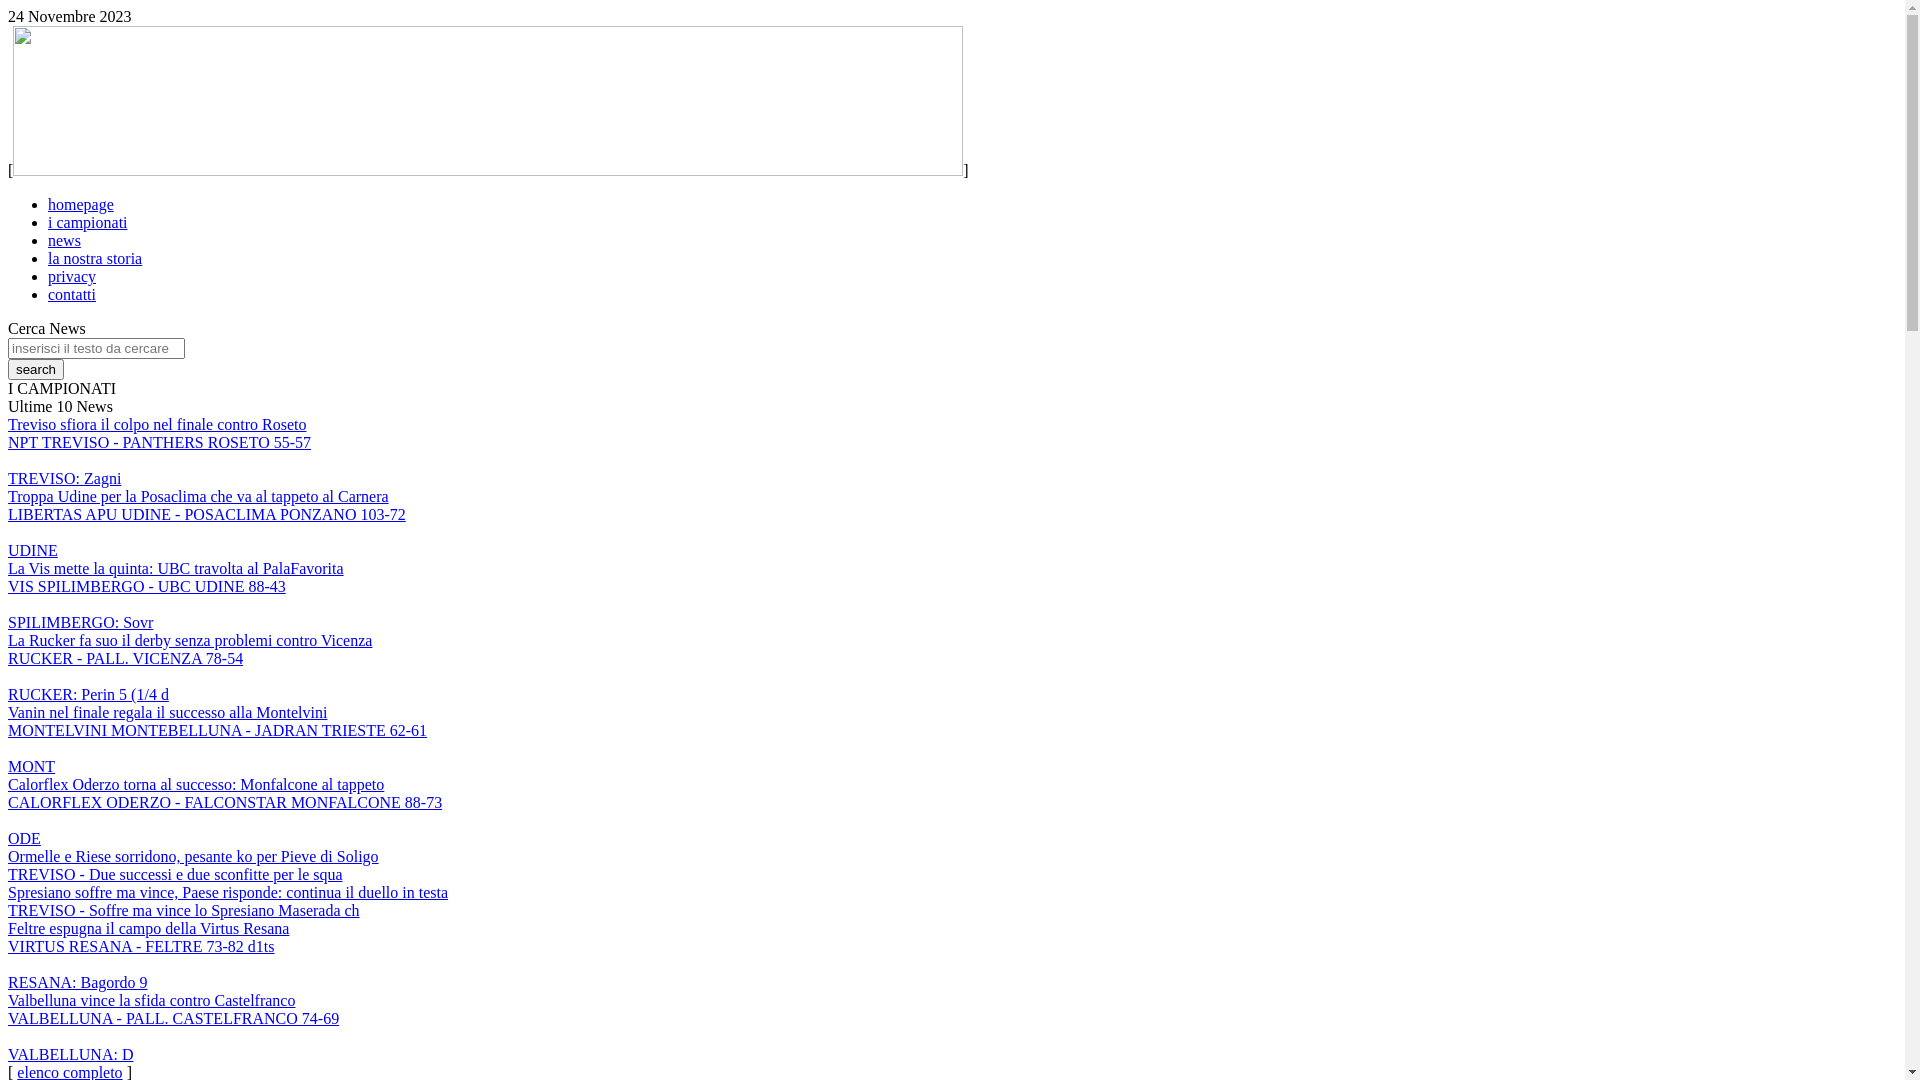 The width and height of the screenshot is (1920, 1080). Describe the element at coordinates (167, 711) in the screenshot. I see `'Vanin nel finale regala il successo alla Montelvini'` at that location.